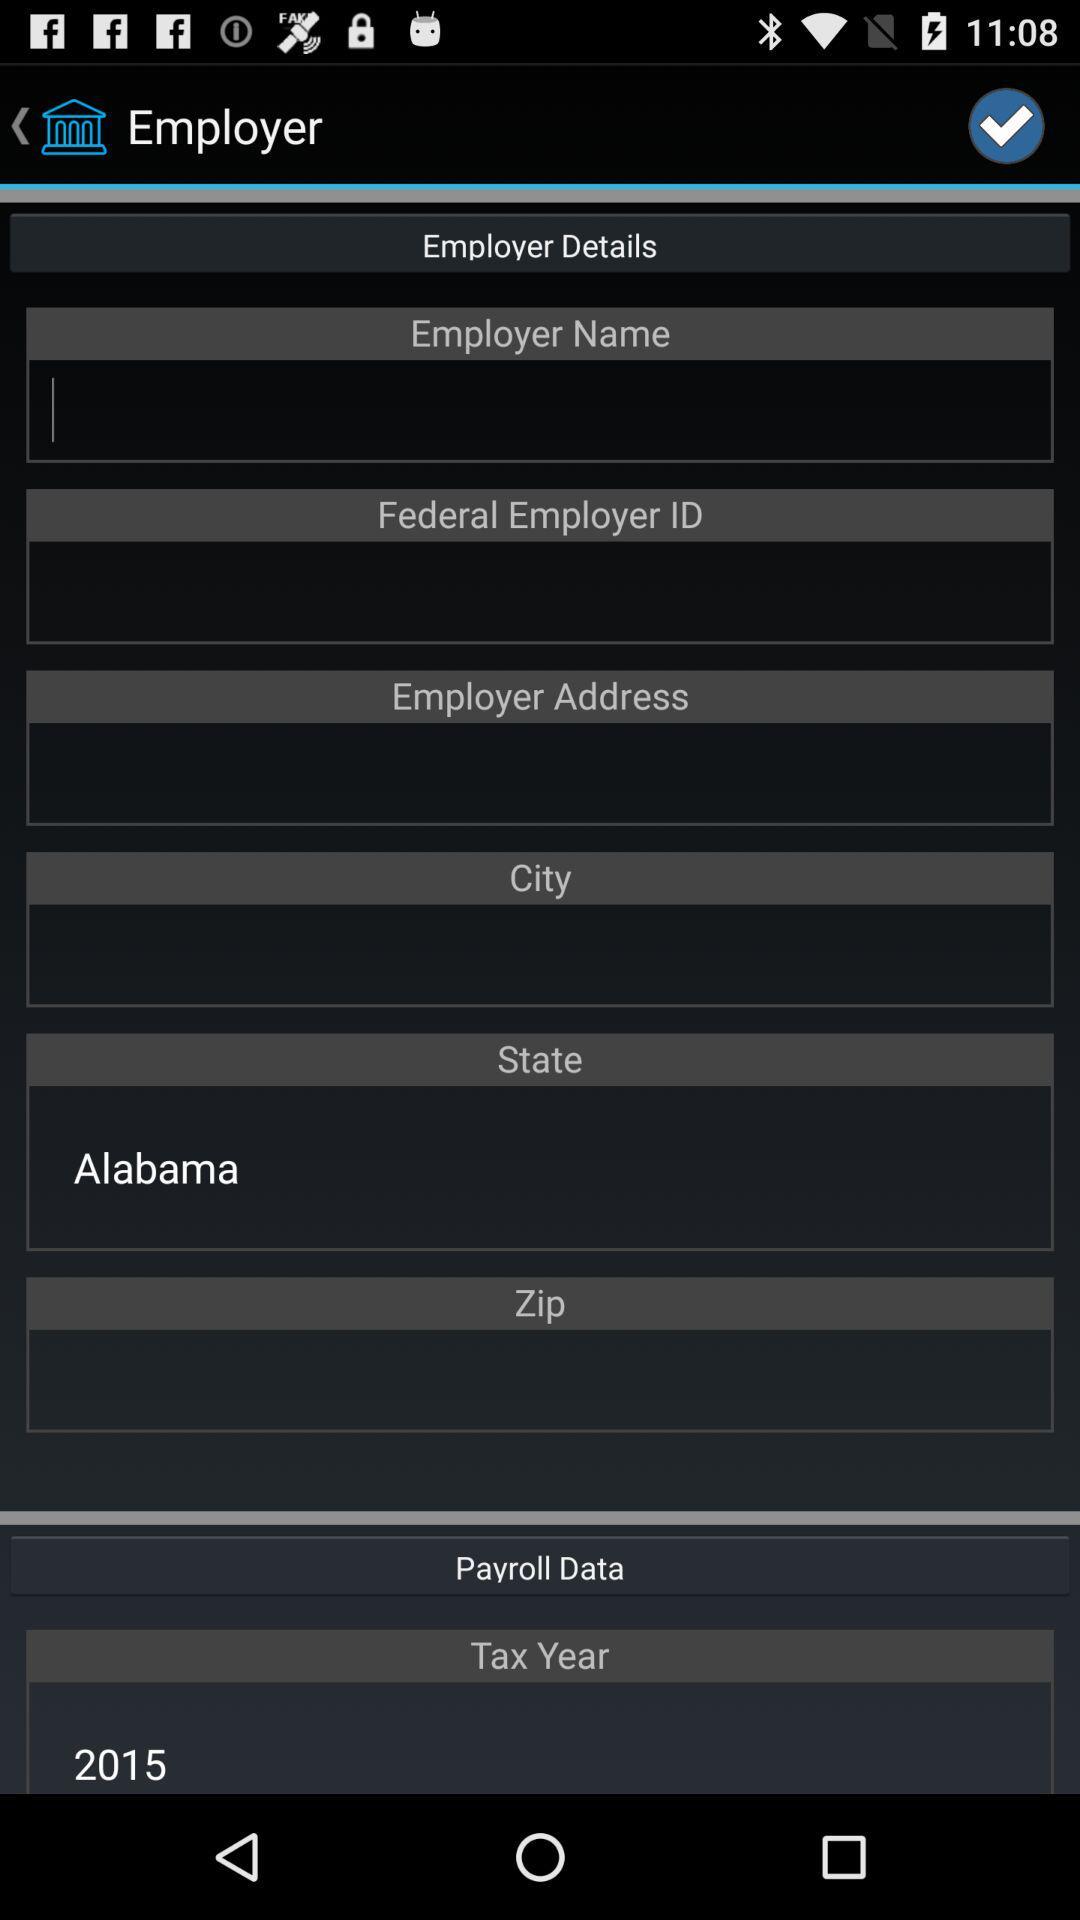 Image resolution: width=1080 pixels, height=1920 pixels. I want to click on address, so click(540, 771).